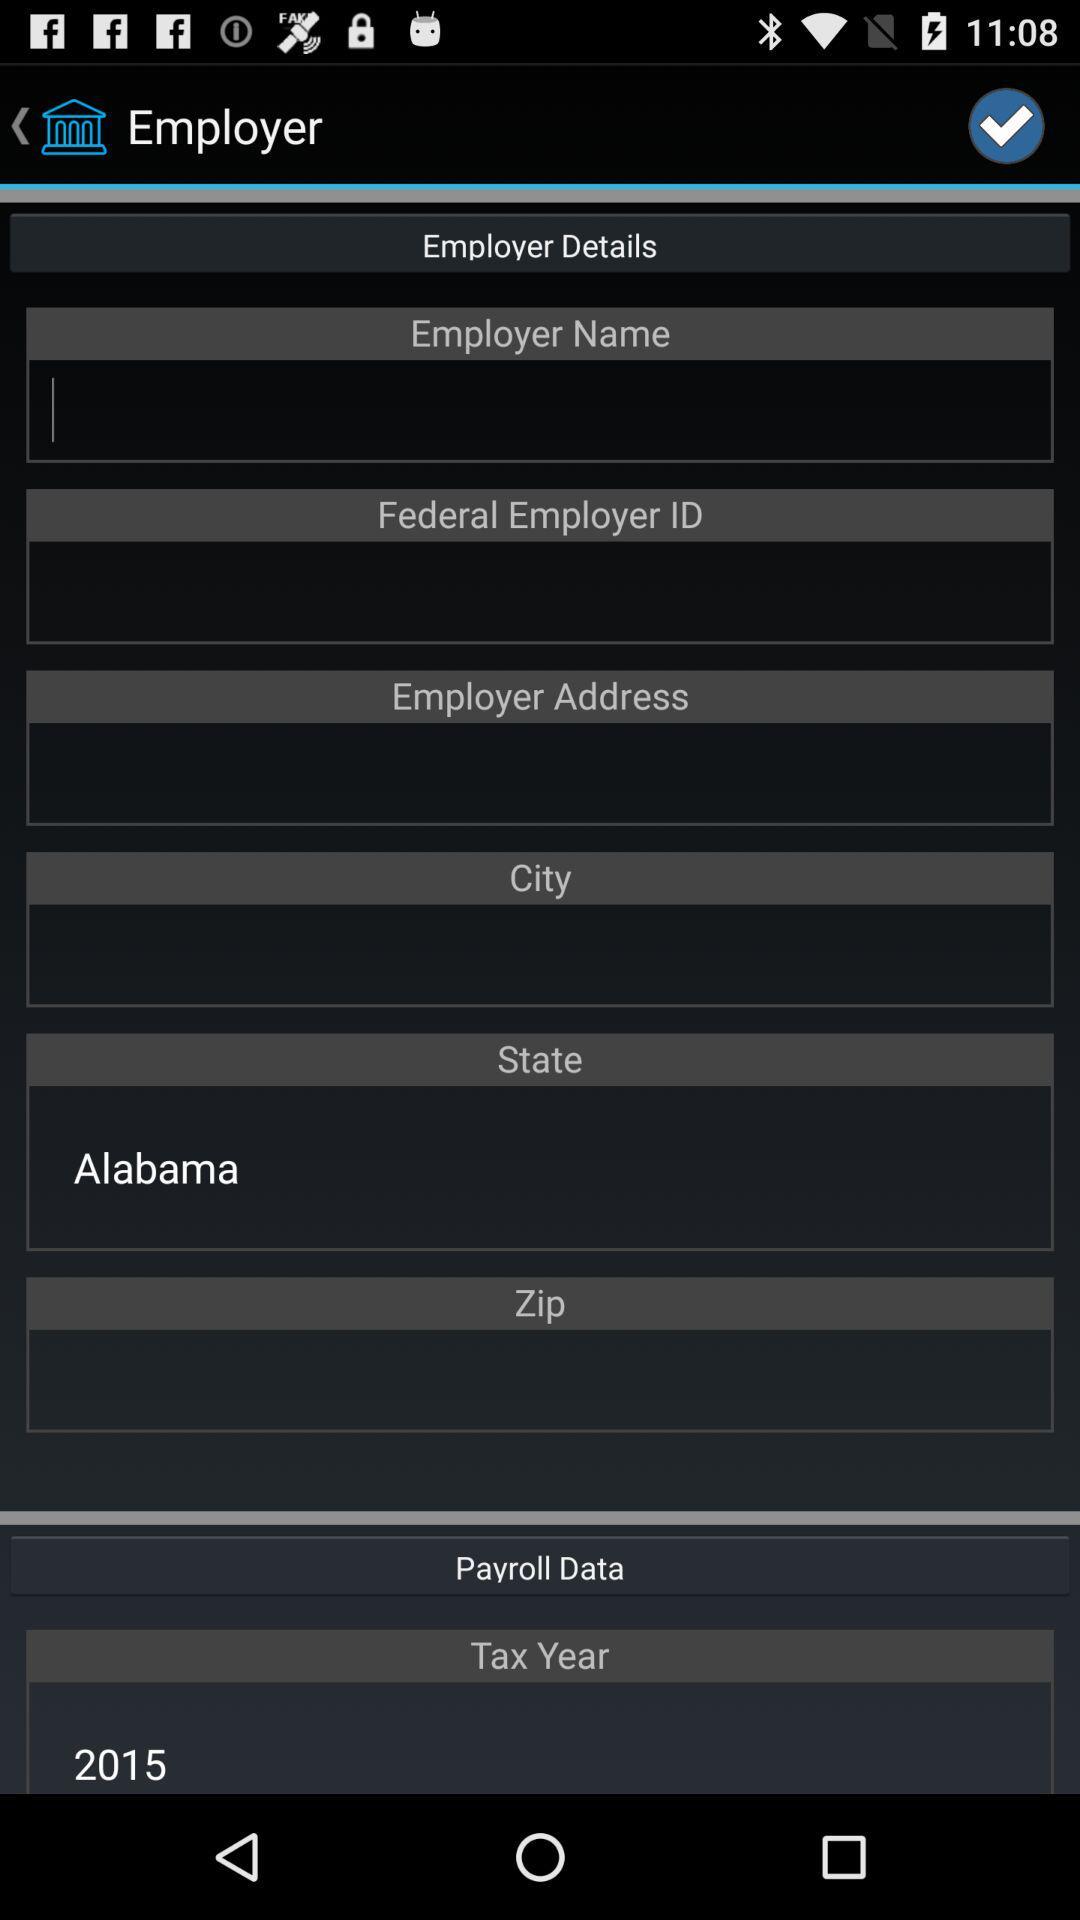 Image resolution: width=1080 pixels, height=1920 pixels. I want to click on address, so click(540, 771).